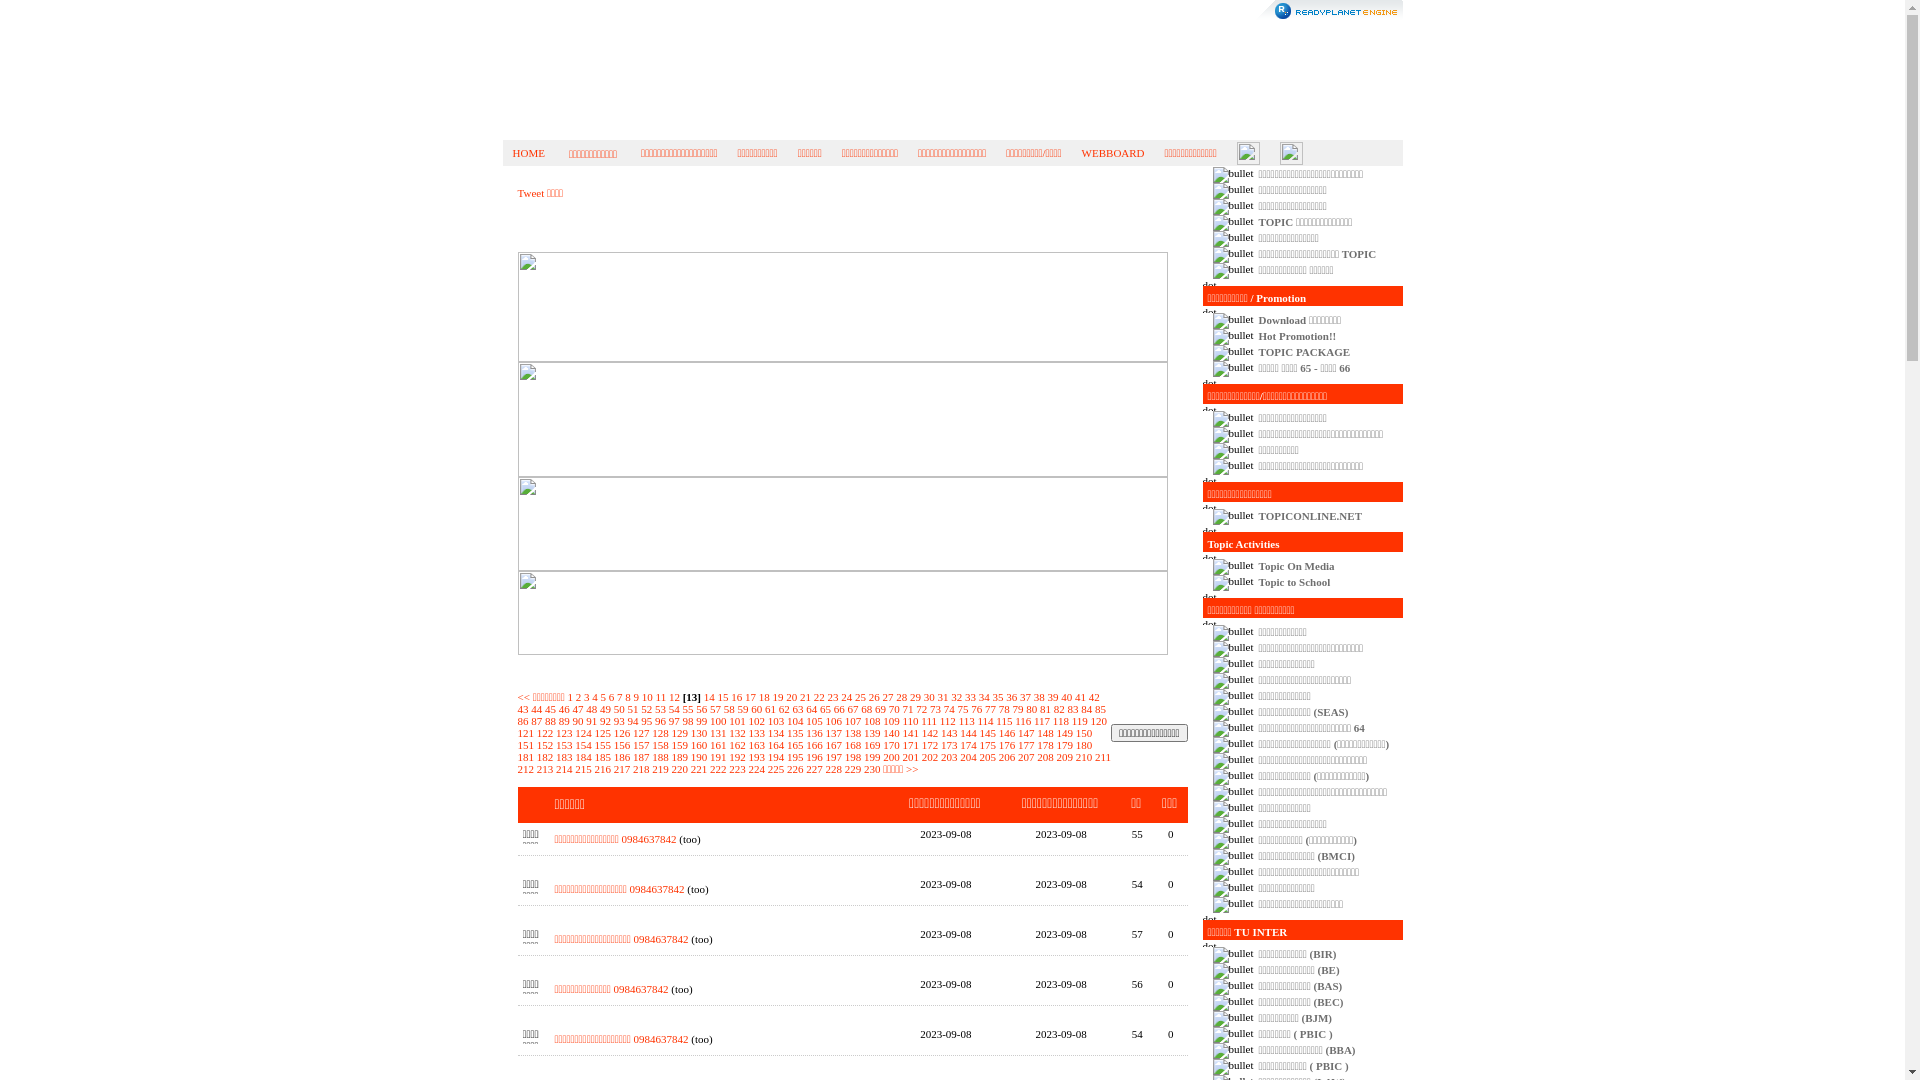 The width and height of the screenshot is (1920, 1080). I want to click on '8', so click(627, 696).